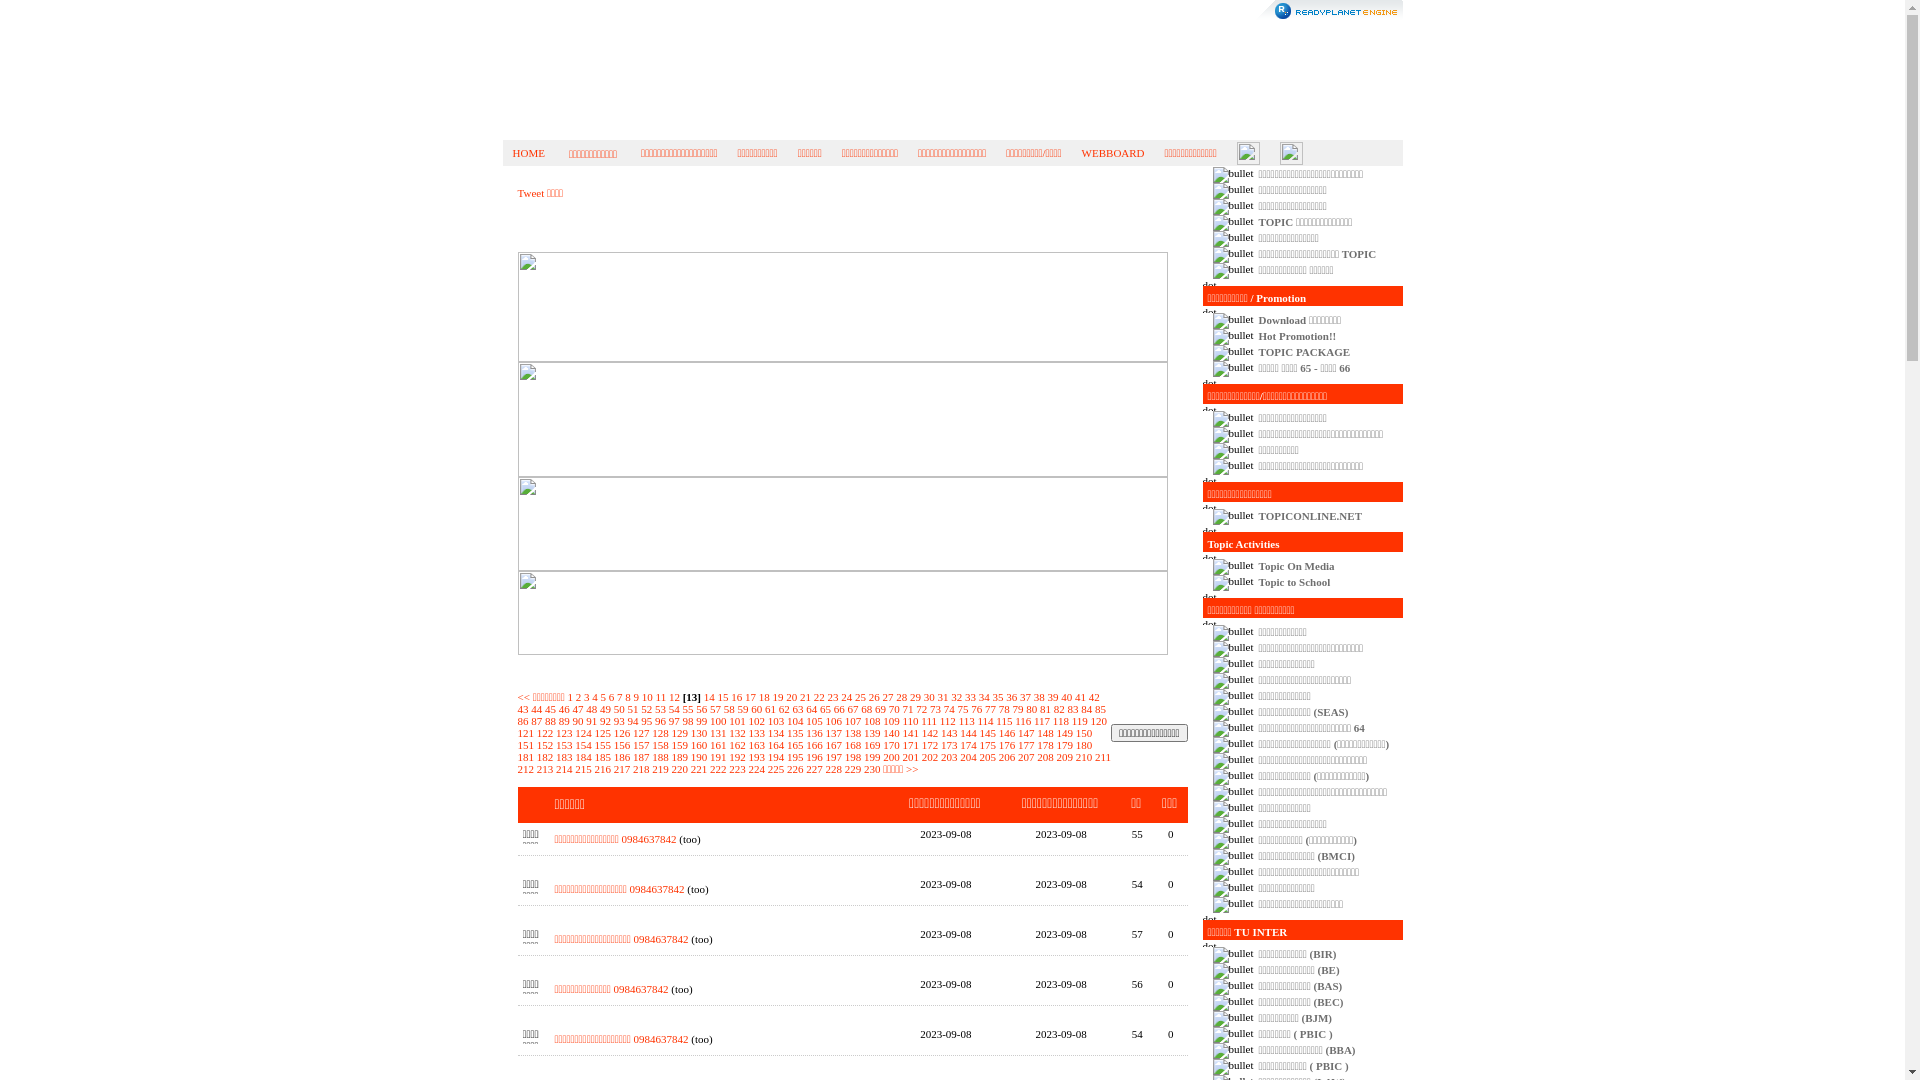 The width and height of the screenshot is (1920, 1080). I want to click on '8', so click(627, 696).